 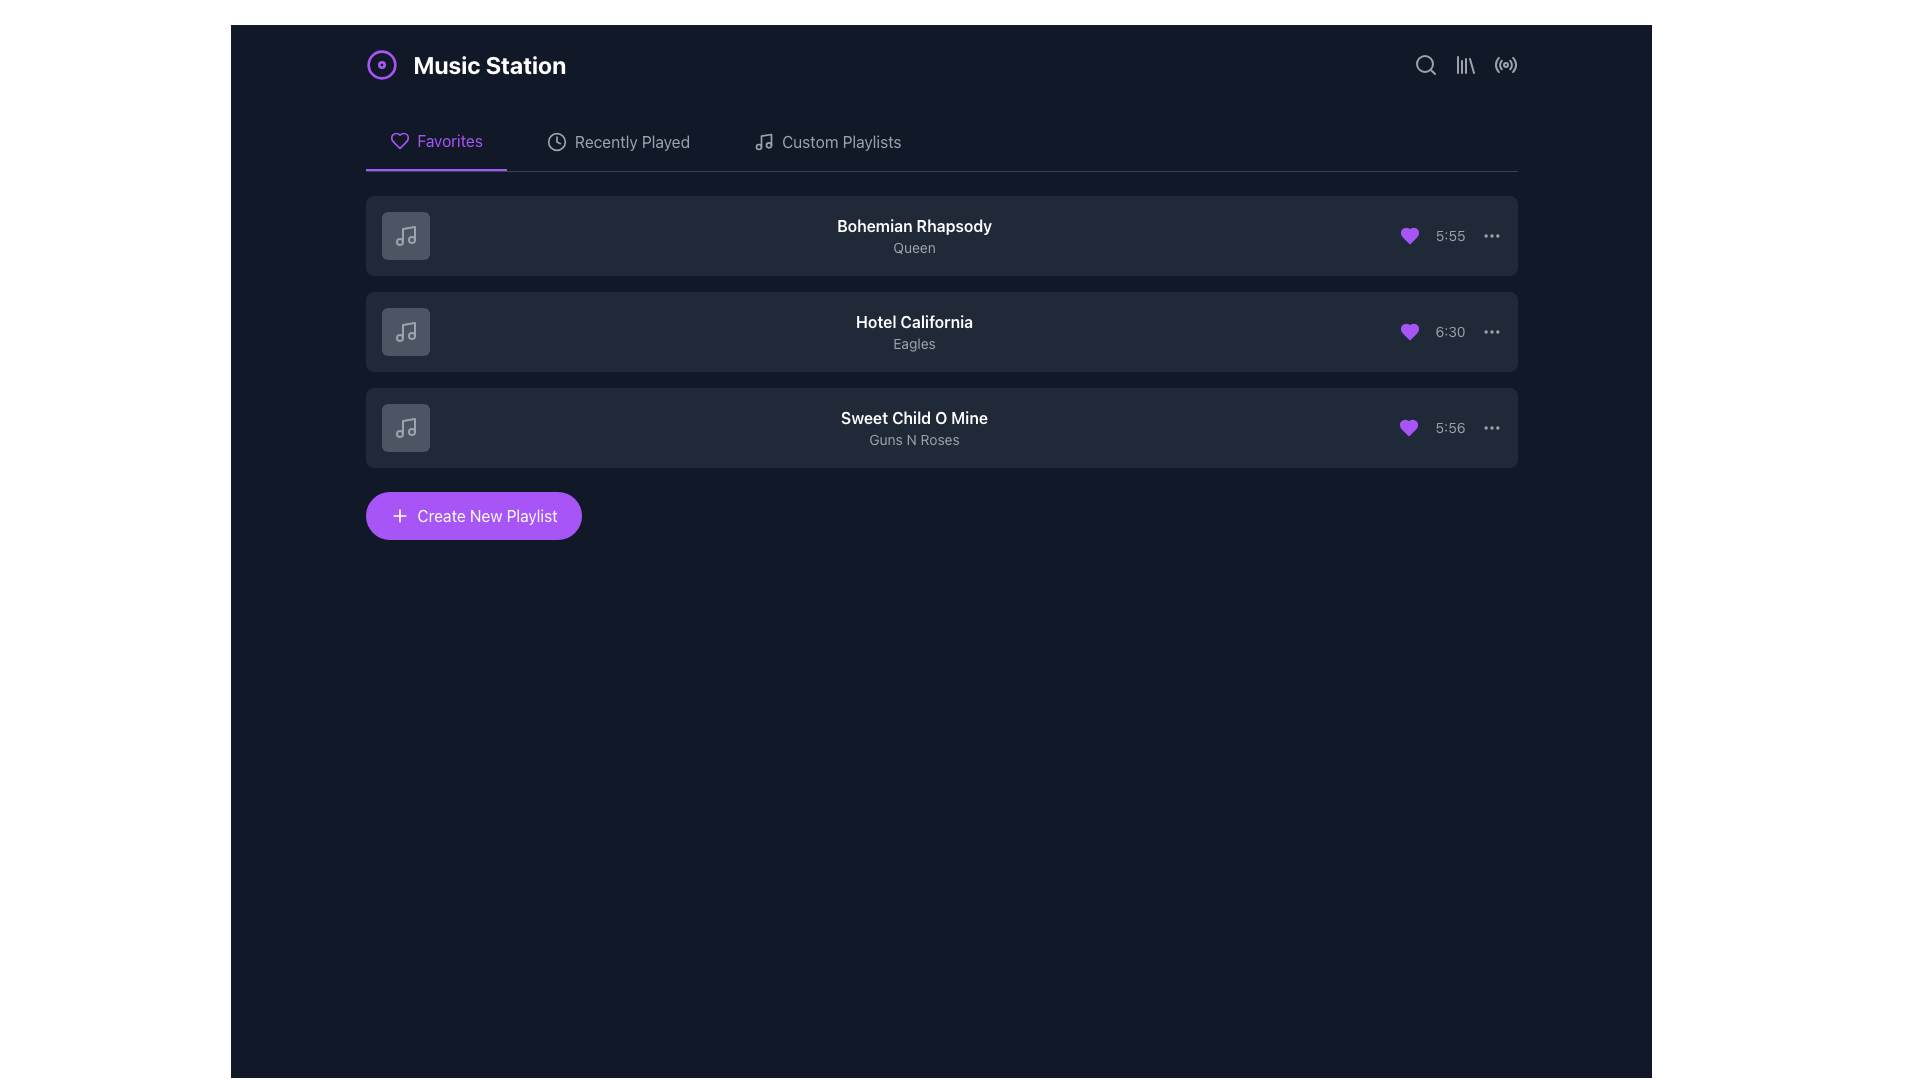 What do you see at coordinates (381, 64) in the screenshot?
I see `the outermost circle of the logo, which is a decorative SVG circle located at the top-left corner of the application` at bounding box center [381, 64].